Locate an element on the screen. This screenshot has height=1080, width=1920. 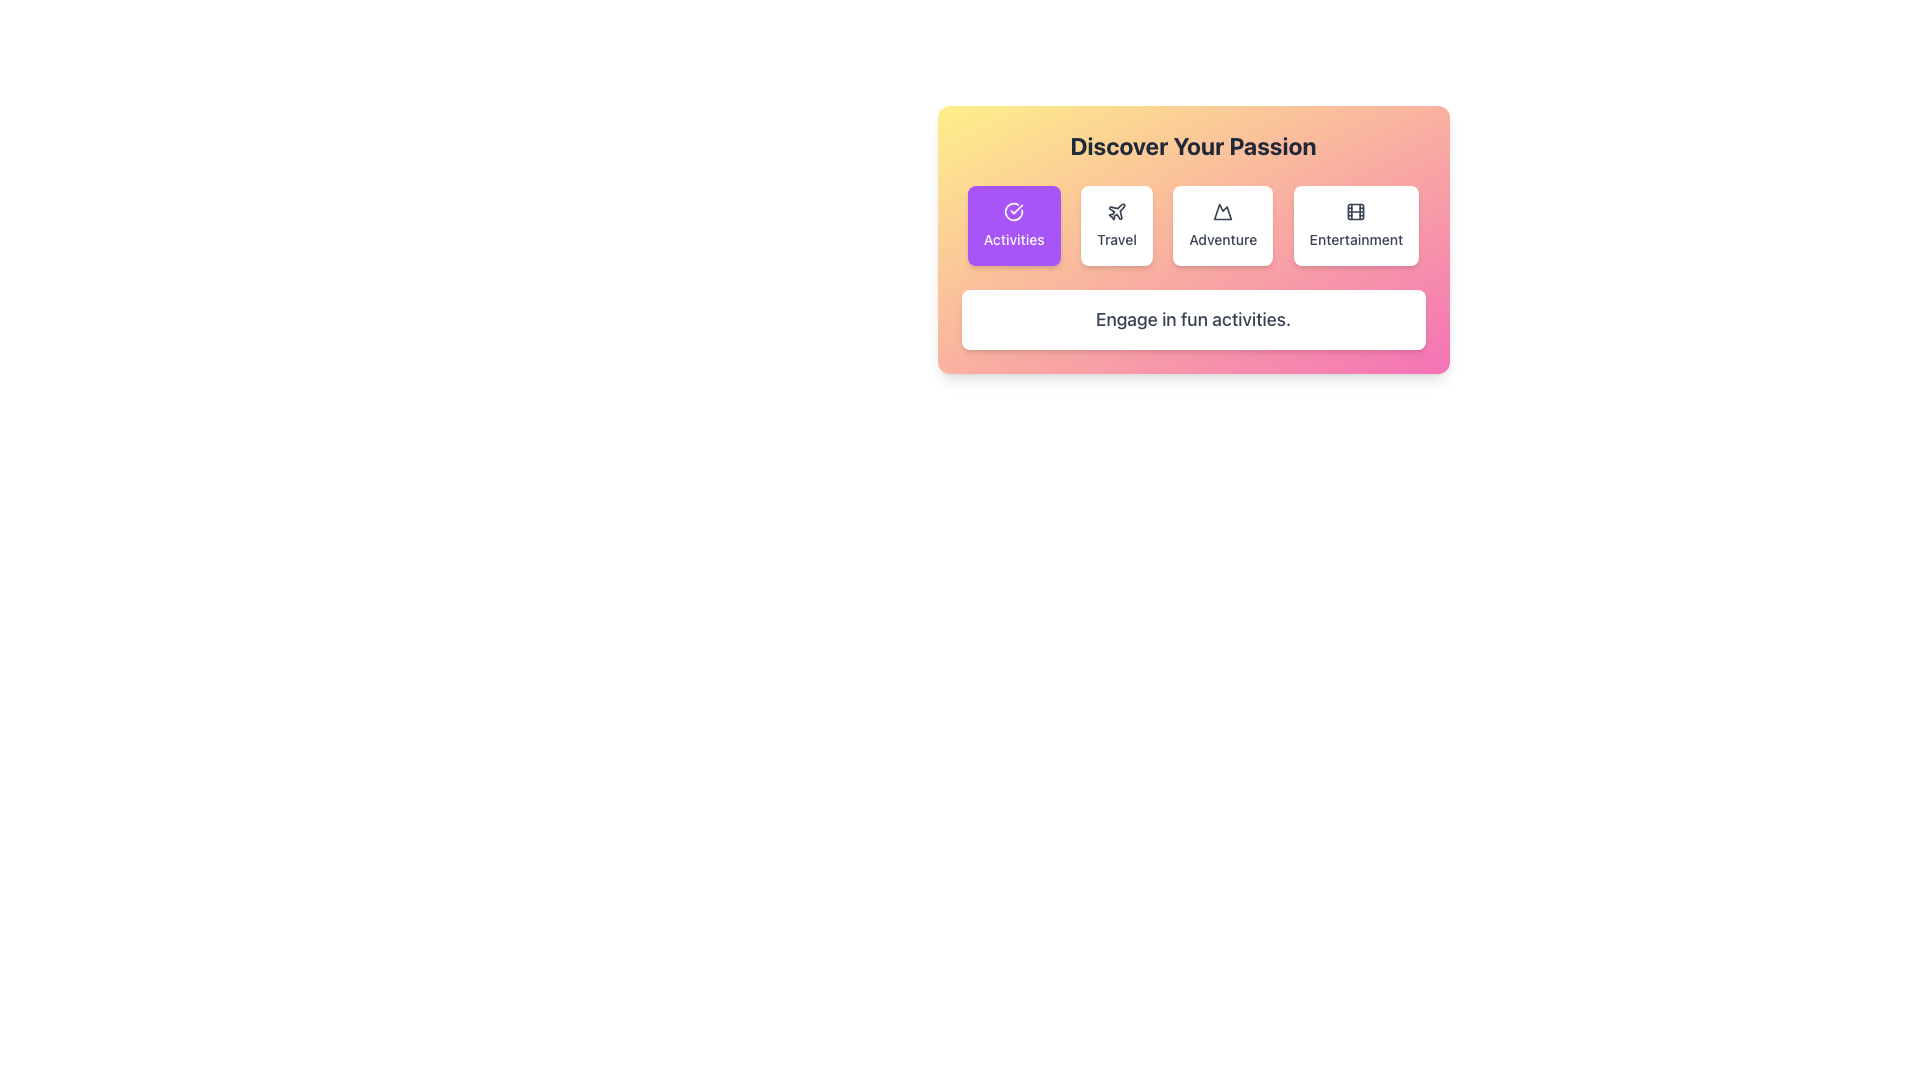
the airplane icon representing the 'Travel' option, located inside the second button from the left below the 'Discover Your Passion' title is located at coordinates (1116, 211).